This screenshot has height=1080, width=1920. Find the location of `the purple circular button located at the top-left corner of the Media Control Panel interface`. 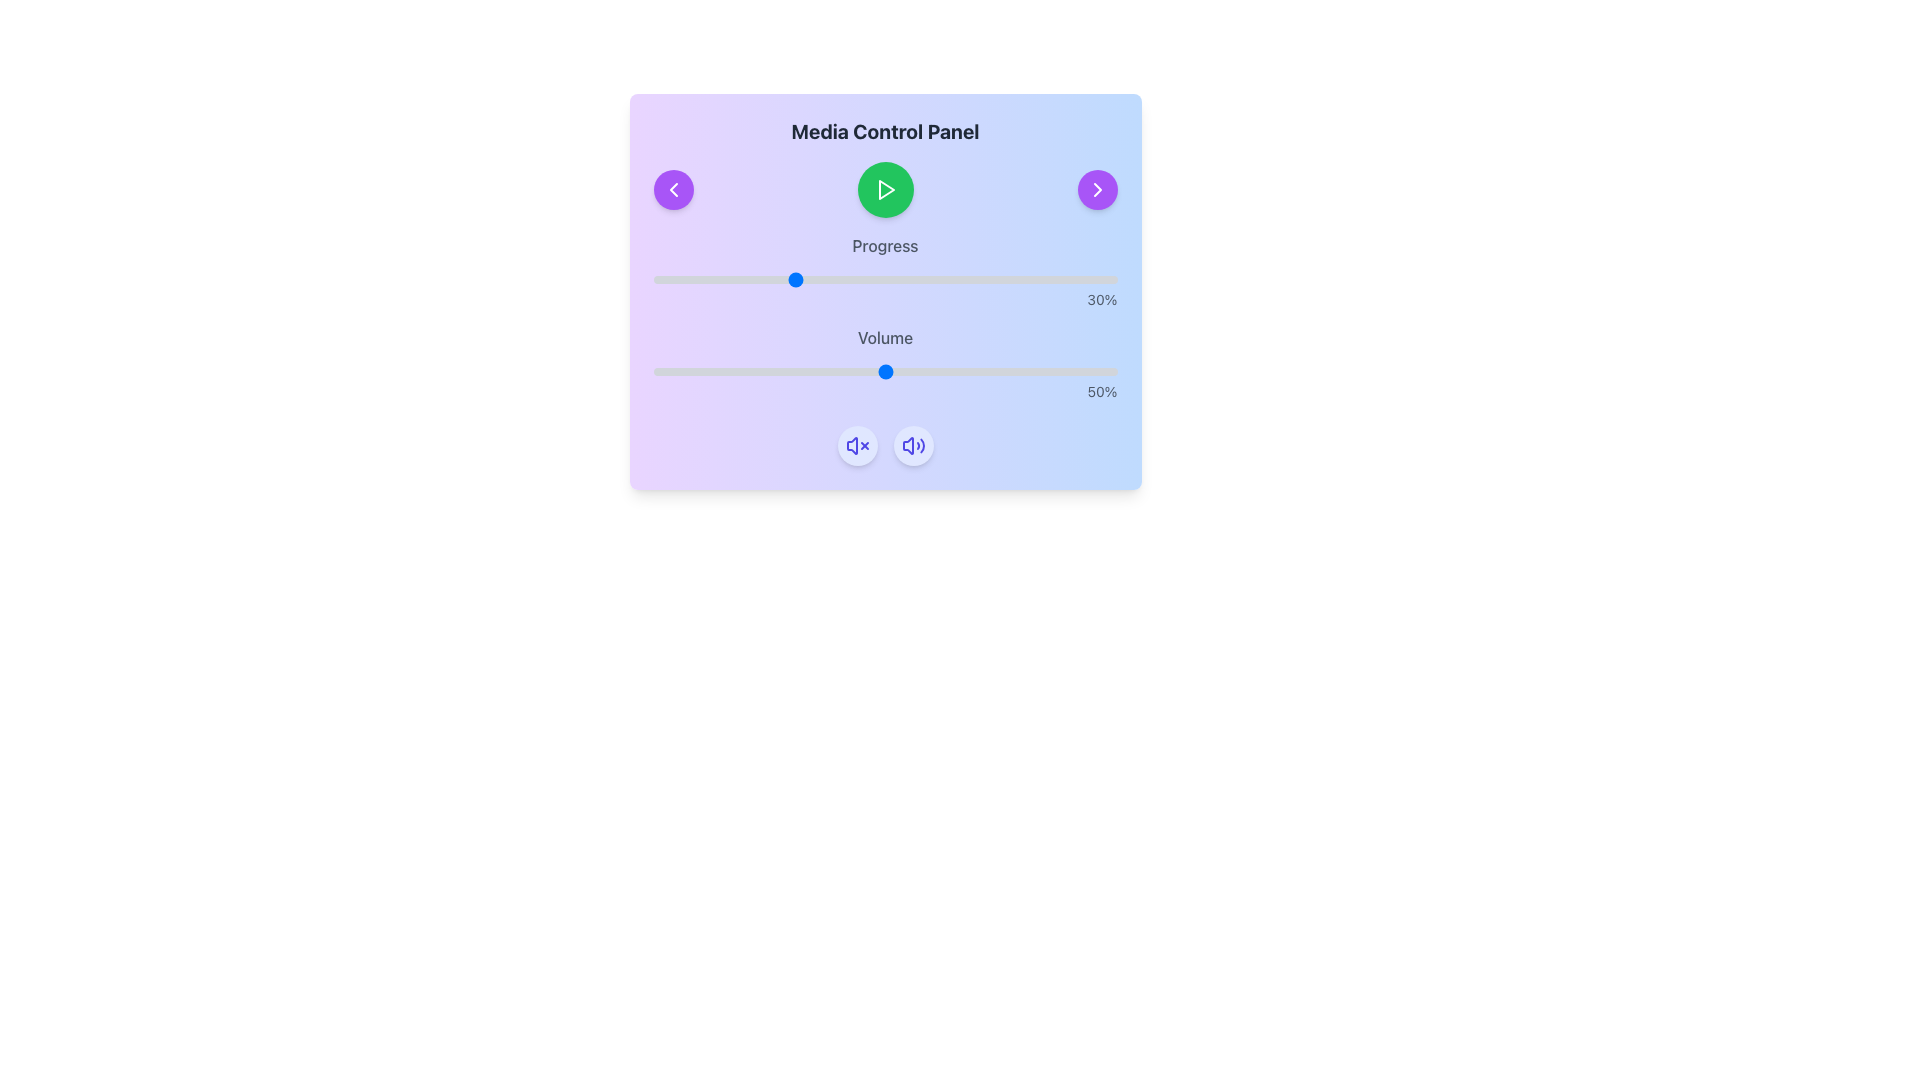

the purple circular button located at the top-left corner of the Media Control Panel interface is located at coordinates (673, 189).